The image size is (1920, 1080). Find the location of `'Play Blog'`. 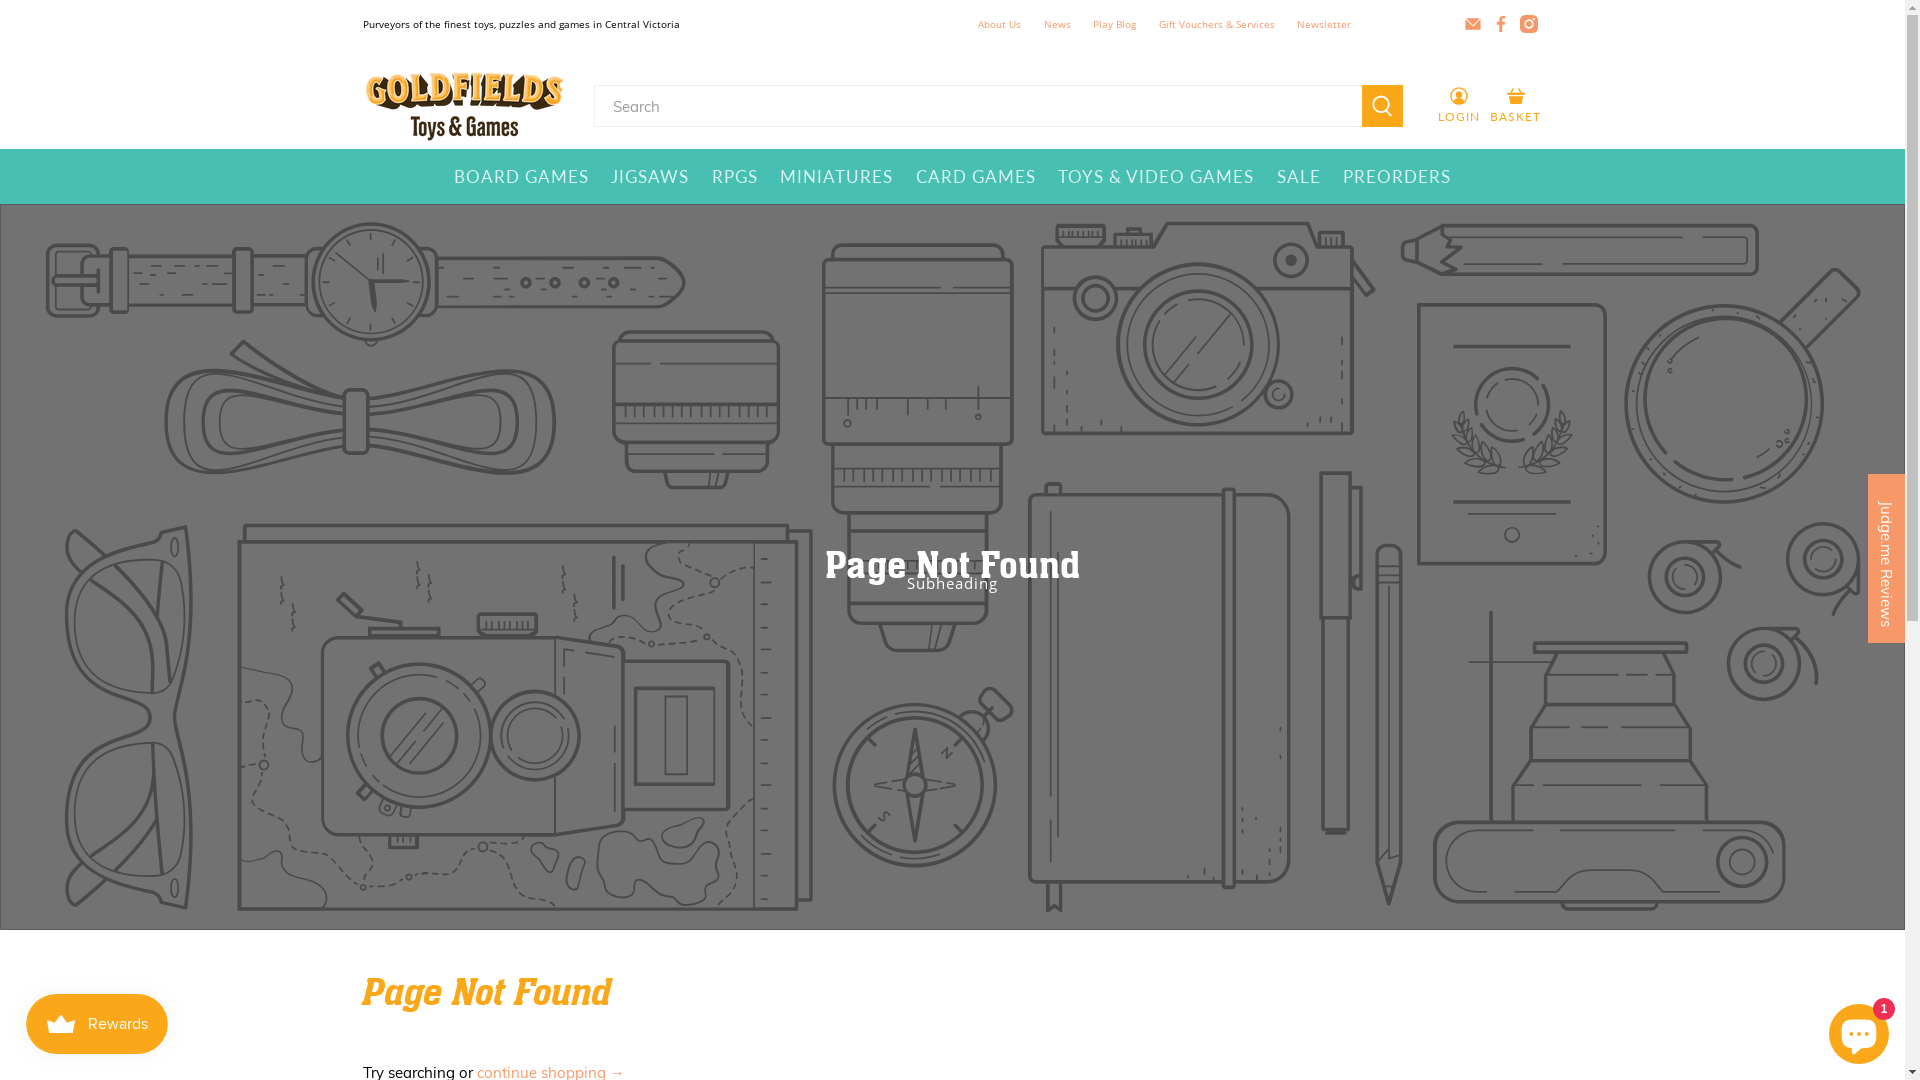

'Play Blog' is located at coordinates (1080, 24).